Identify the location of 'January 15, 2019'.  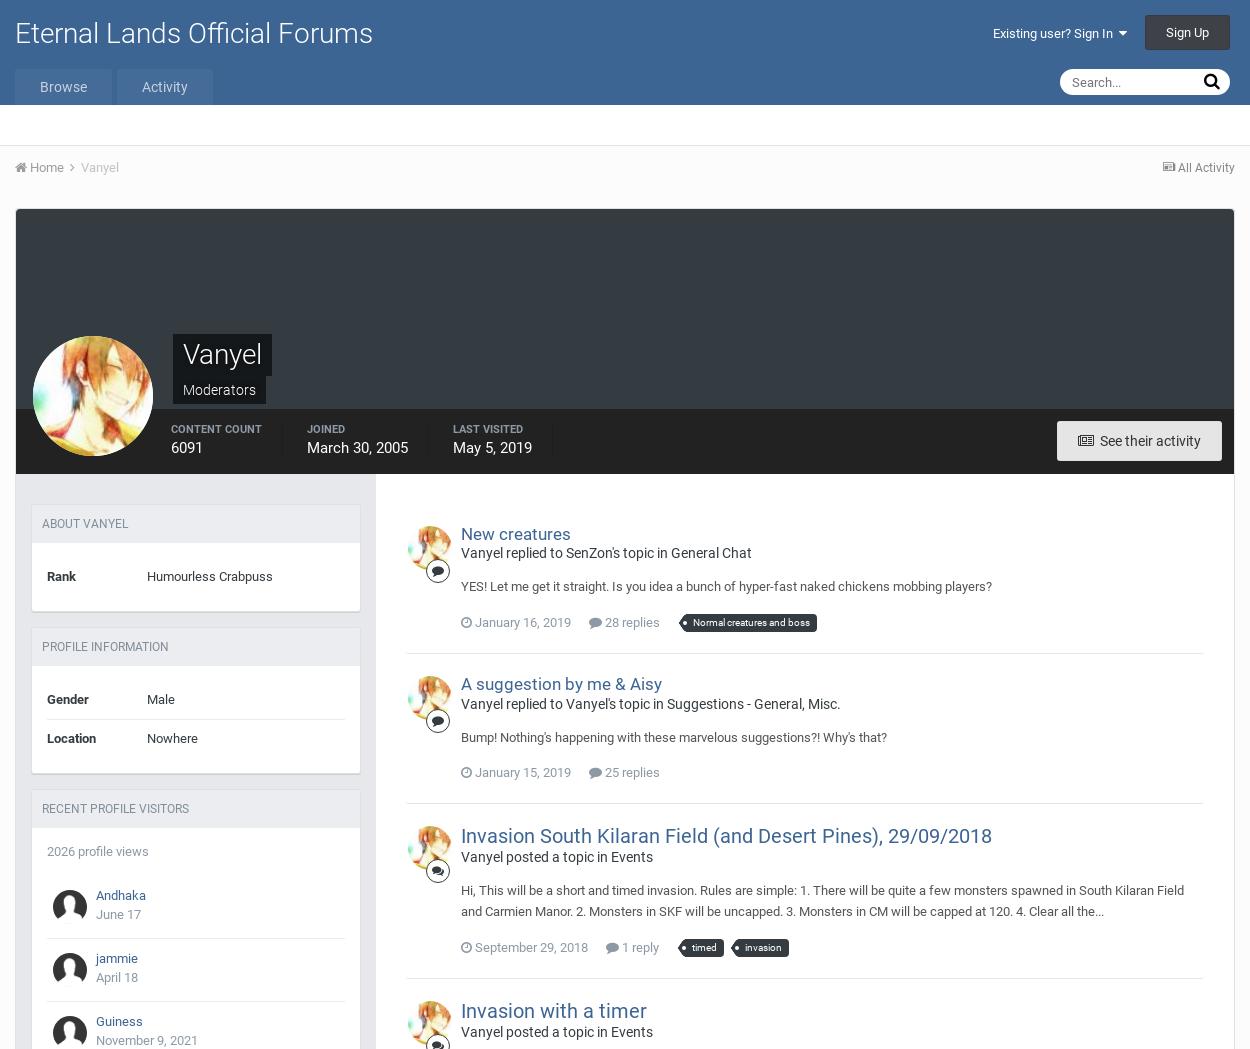
(523, 772).